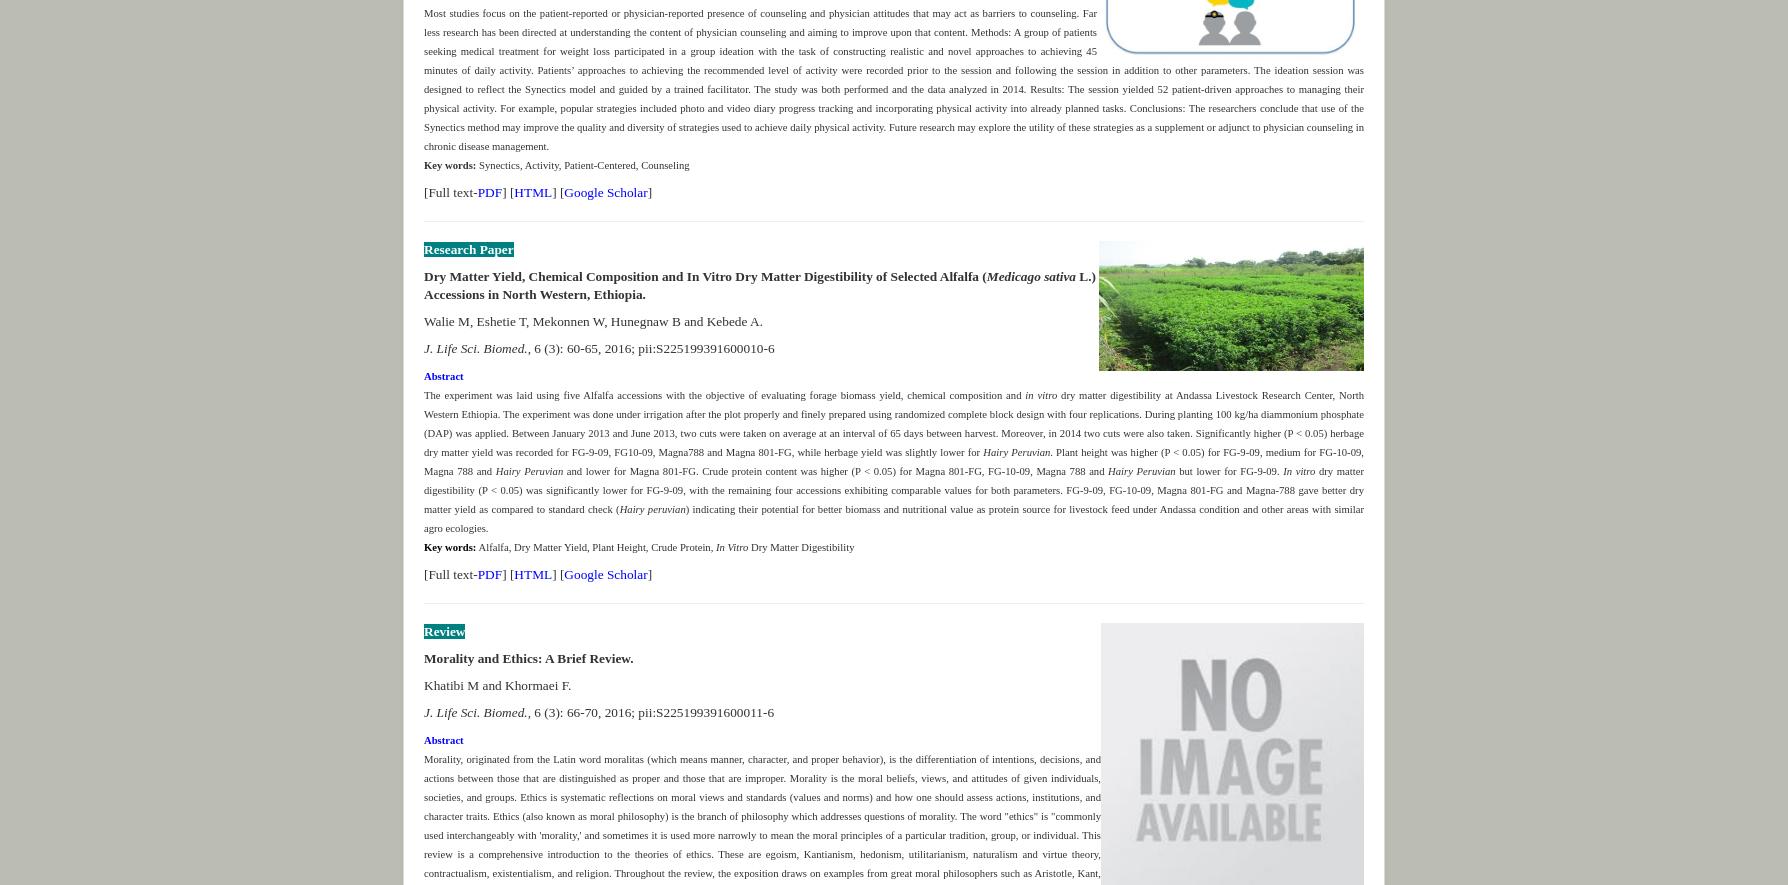 The image size is (1788, 885). Describe the element at coordinates (652, 347) in the screenshot. I see `'6 (3): 60-65, 2016; pii:S225199391600010-6'` at that location.